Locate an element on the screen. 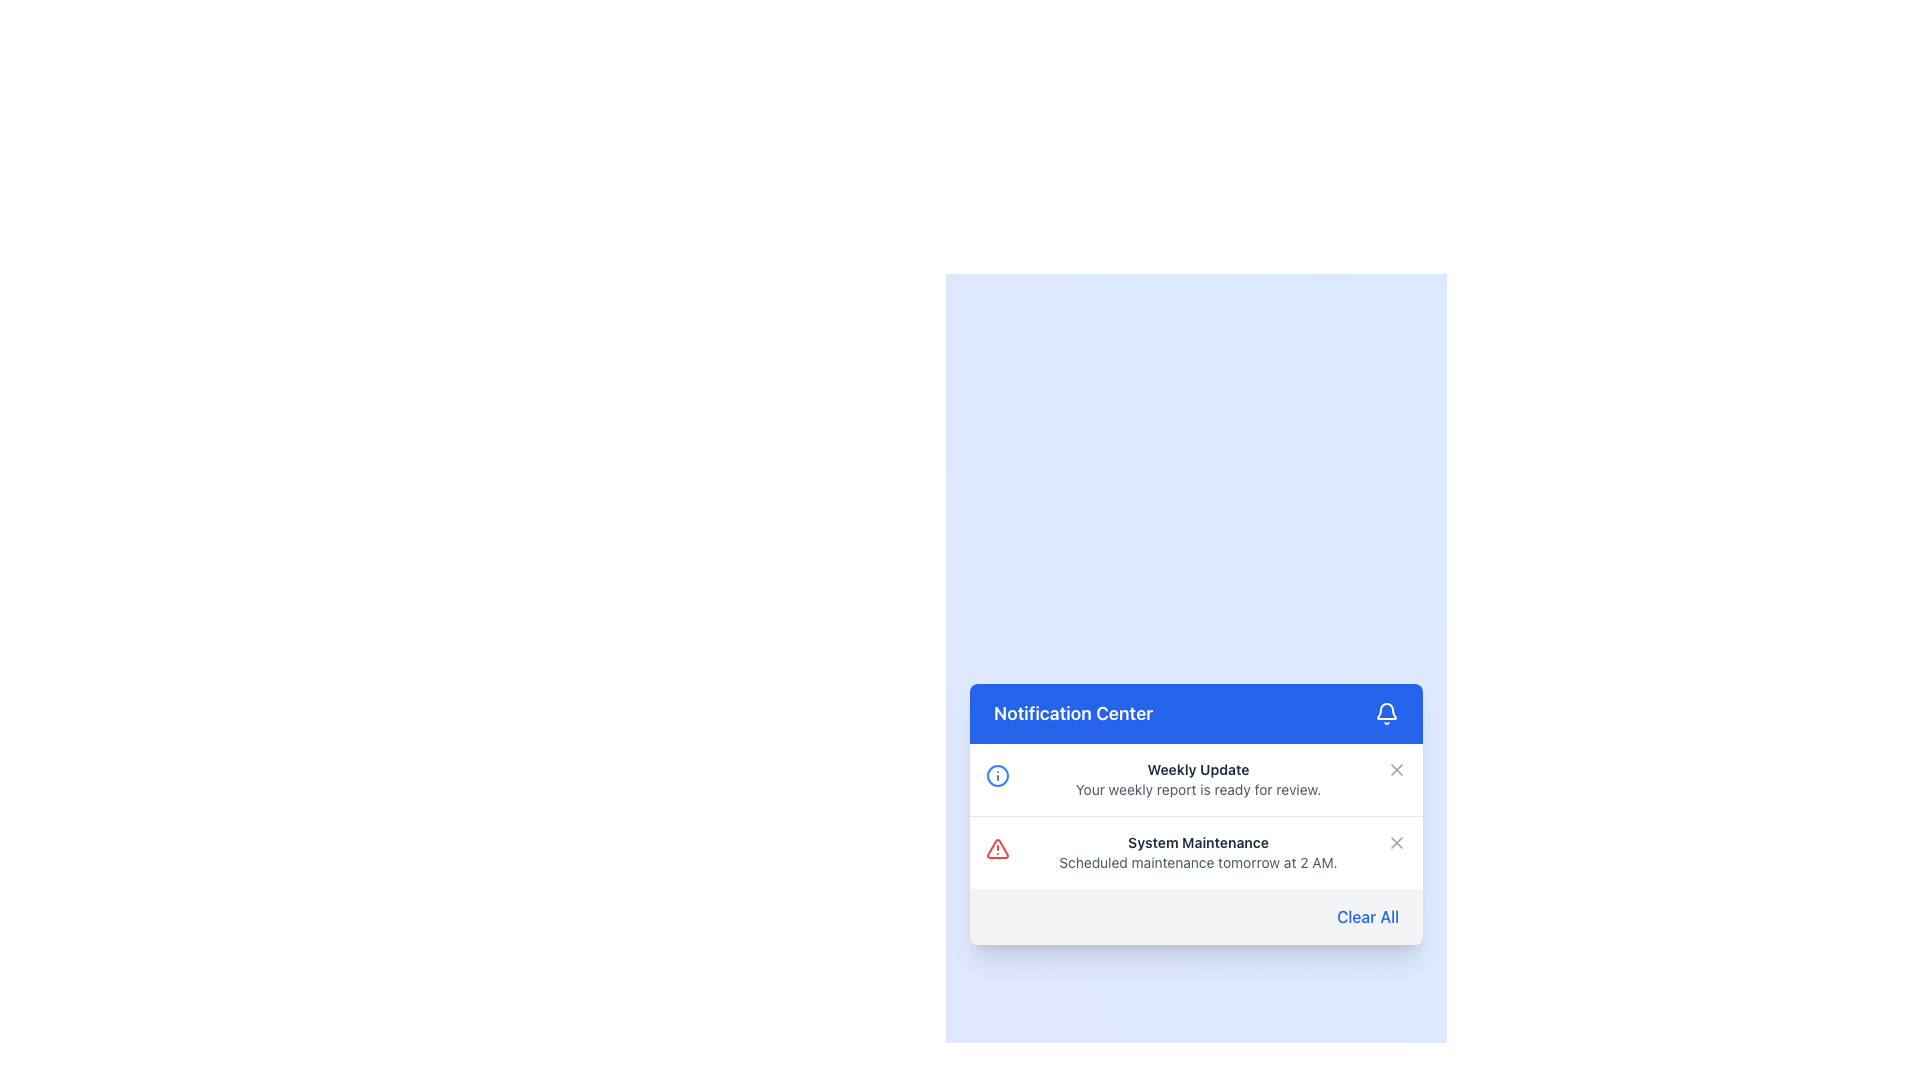 The image size is (1920, 1080). the small 'X' icon button located in the top-right corner of the 'System Maintenance' notification card that changes color to red on hover is located at coordinates (1395, 841).